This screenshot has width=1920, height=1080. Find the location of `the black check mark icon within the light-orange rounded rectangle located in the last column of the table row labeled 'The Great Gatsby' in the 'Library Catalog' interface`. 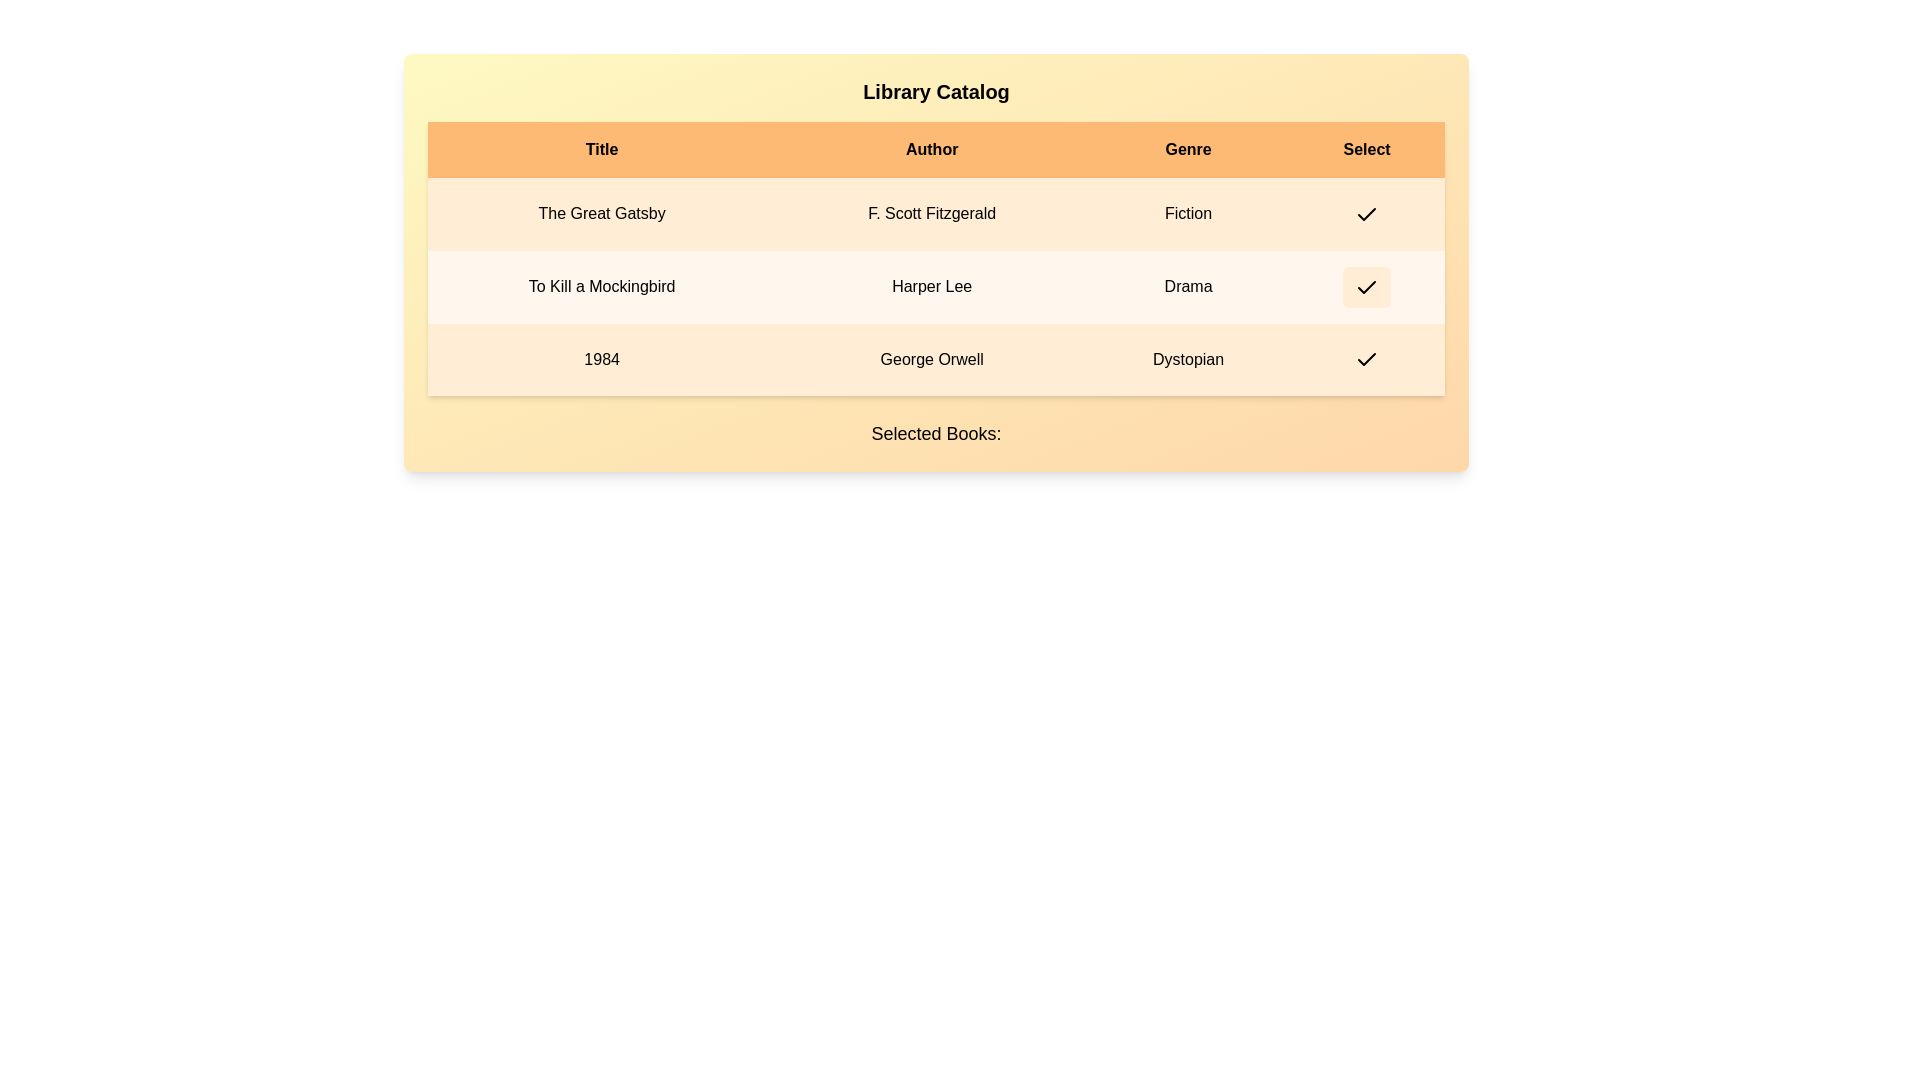

the black check mark icon within the light-orange rounded rectangle located in the last column of the table row labeled 'The Great Gatsby' in the 'Library Catalog' interface is located at coordinates (1366, 214).